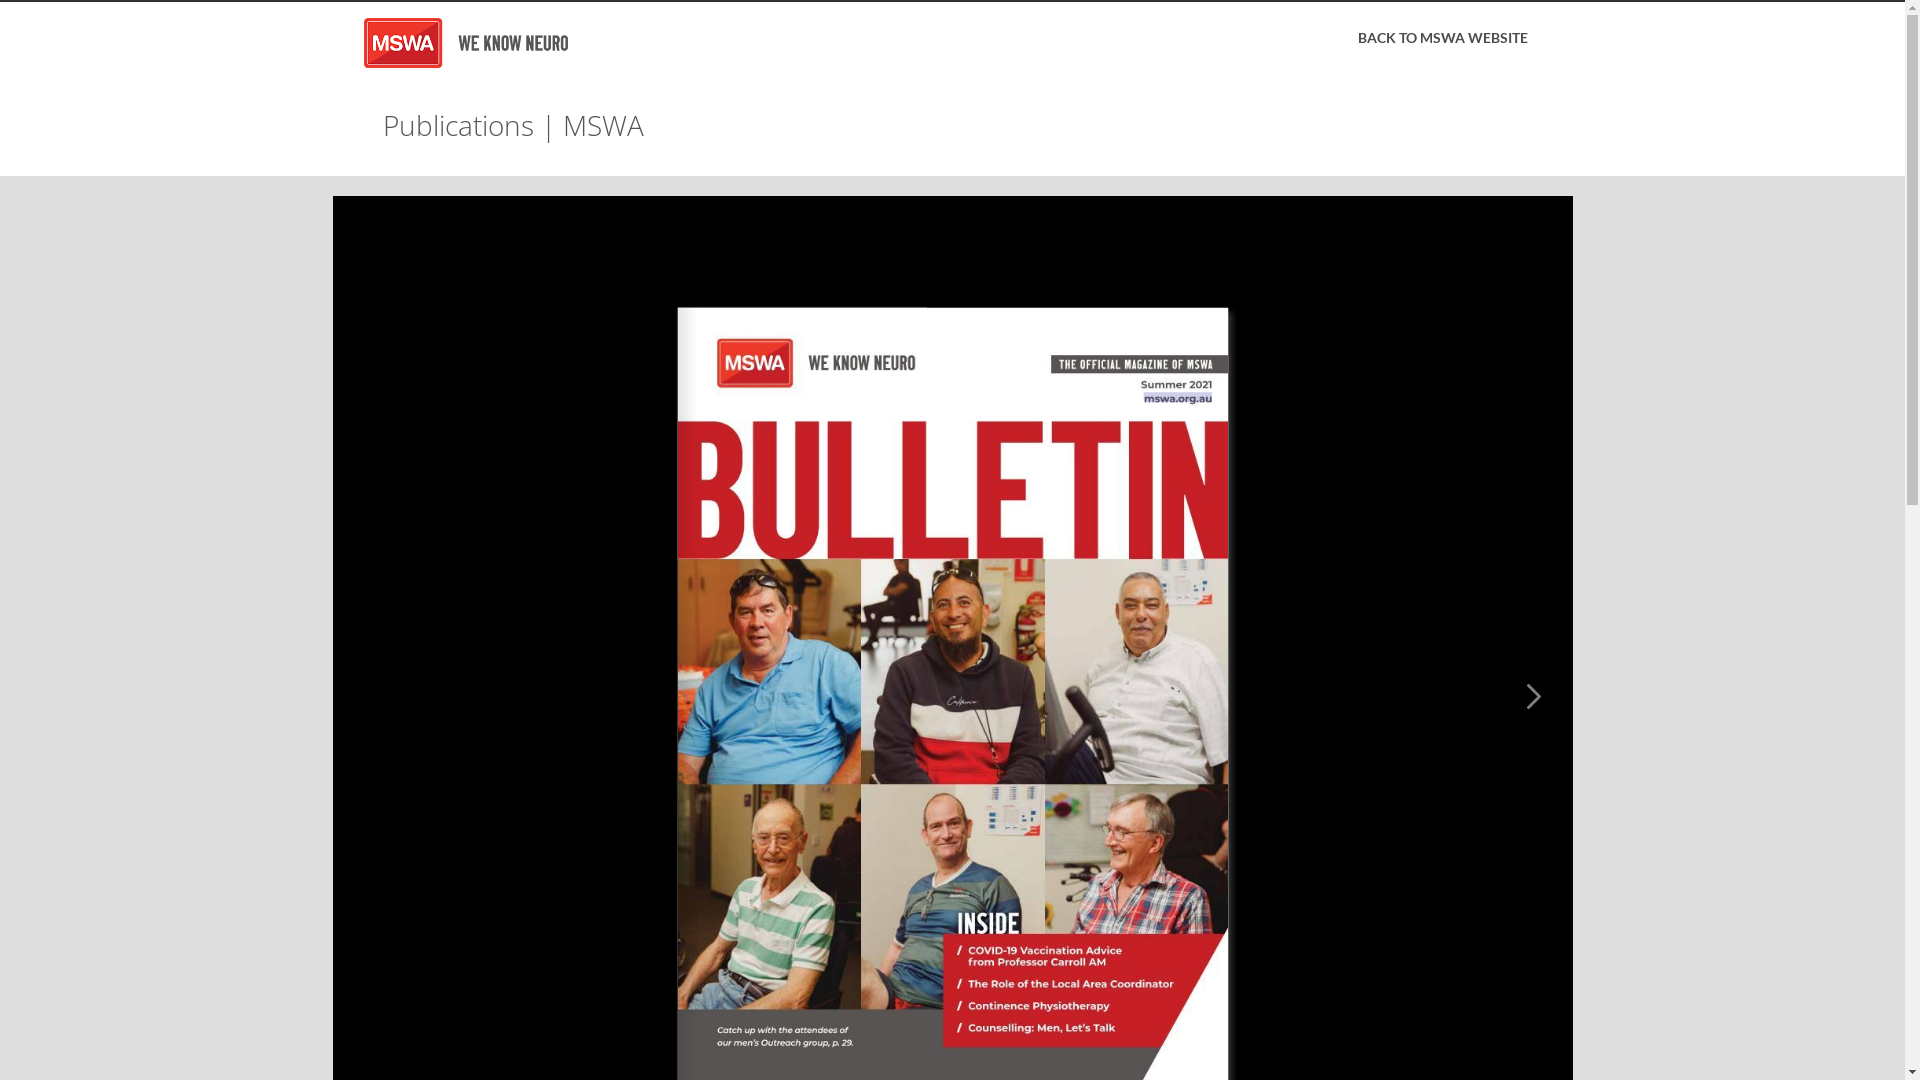 This screenshot has height=1080, width=1920. I want to click on 'BACK TO MSWA WEBSITE', so click(1342, 38).